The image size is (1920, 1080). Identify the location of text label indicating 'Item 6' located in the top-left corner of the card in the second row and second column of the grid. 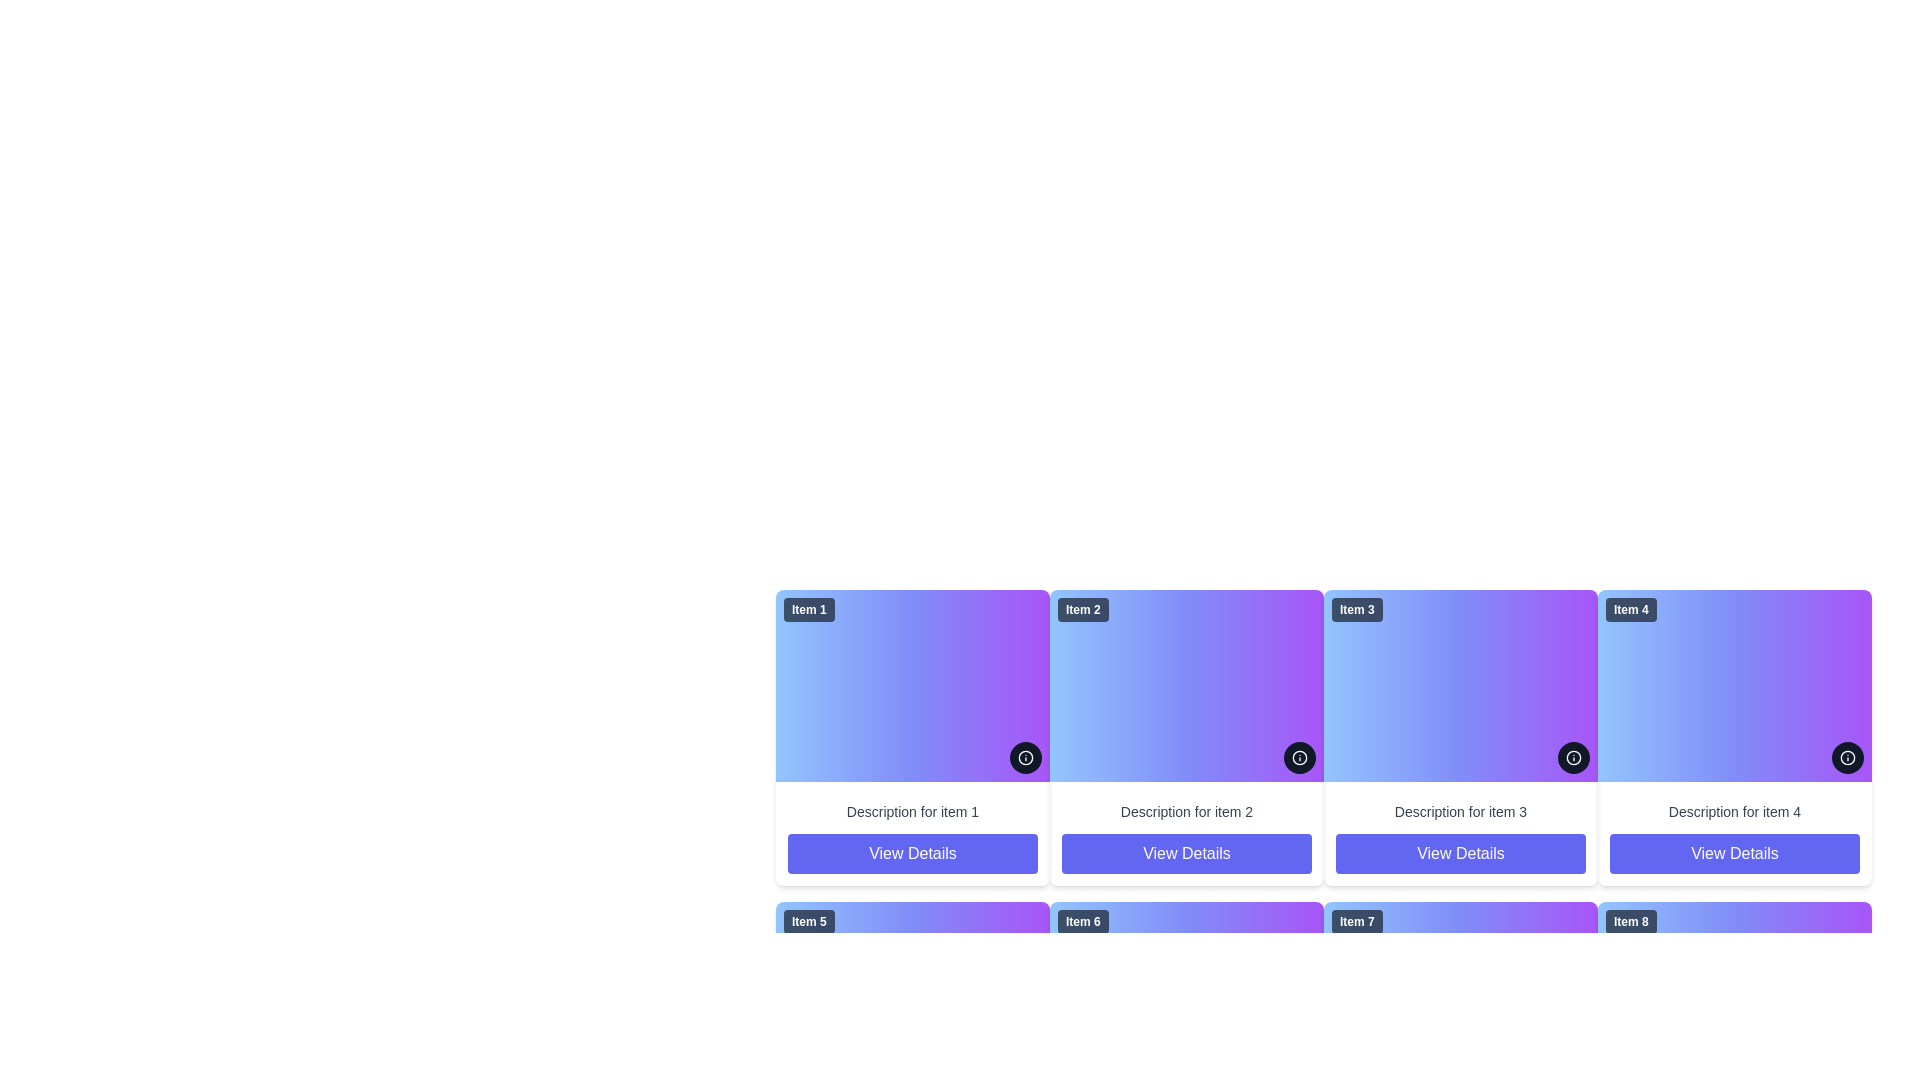
(1082, 921).